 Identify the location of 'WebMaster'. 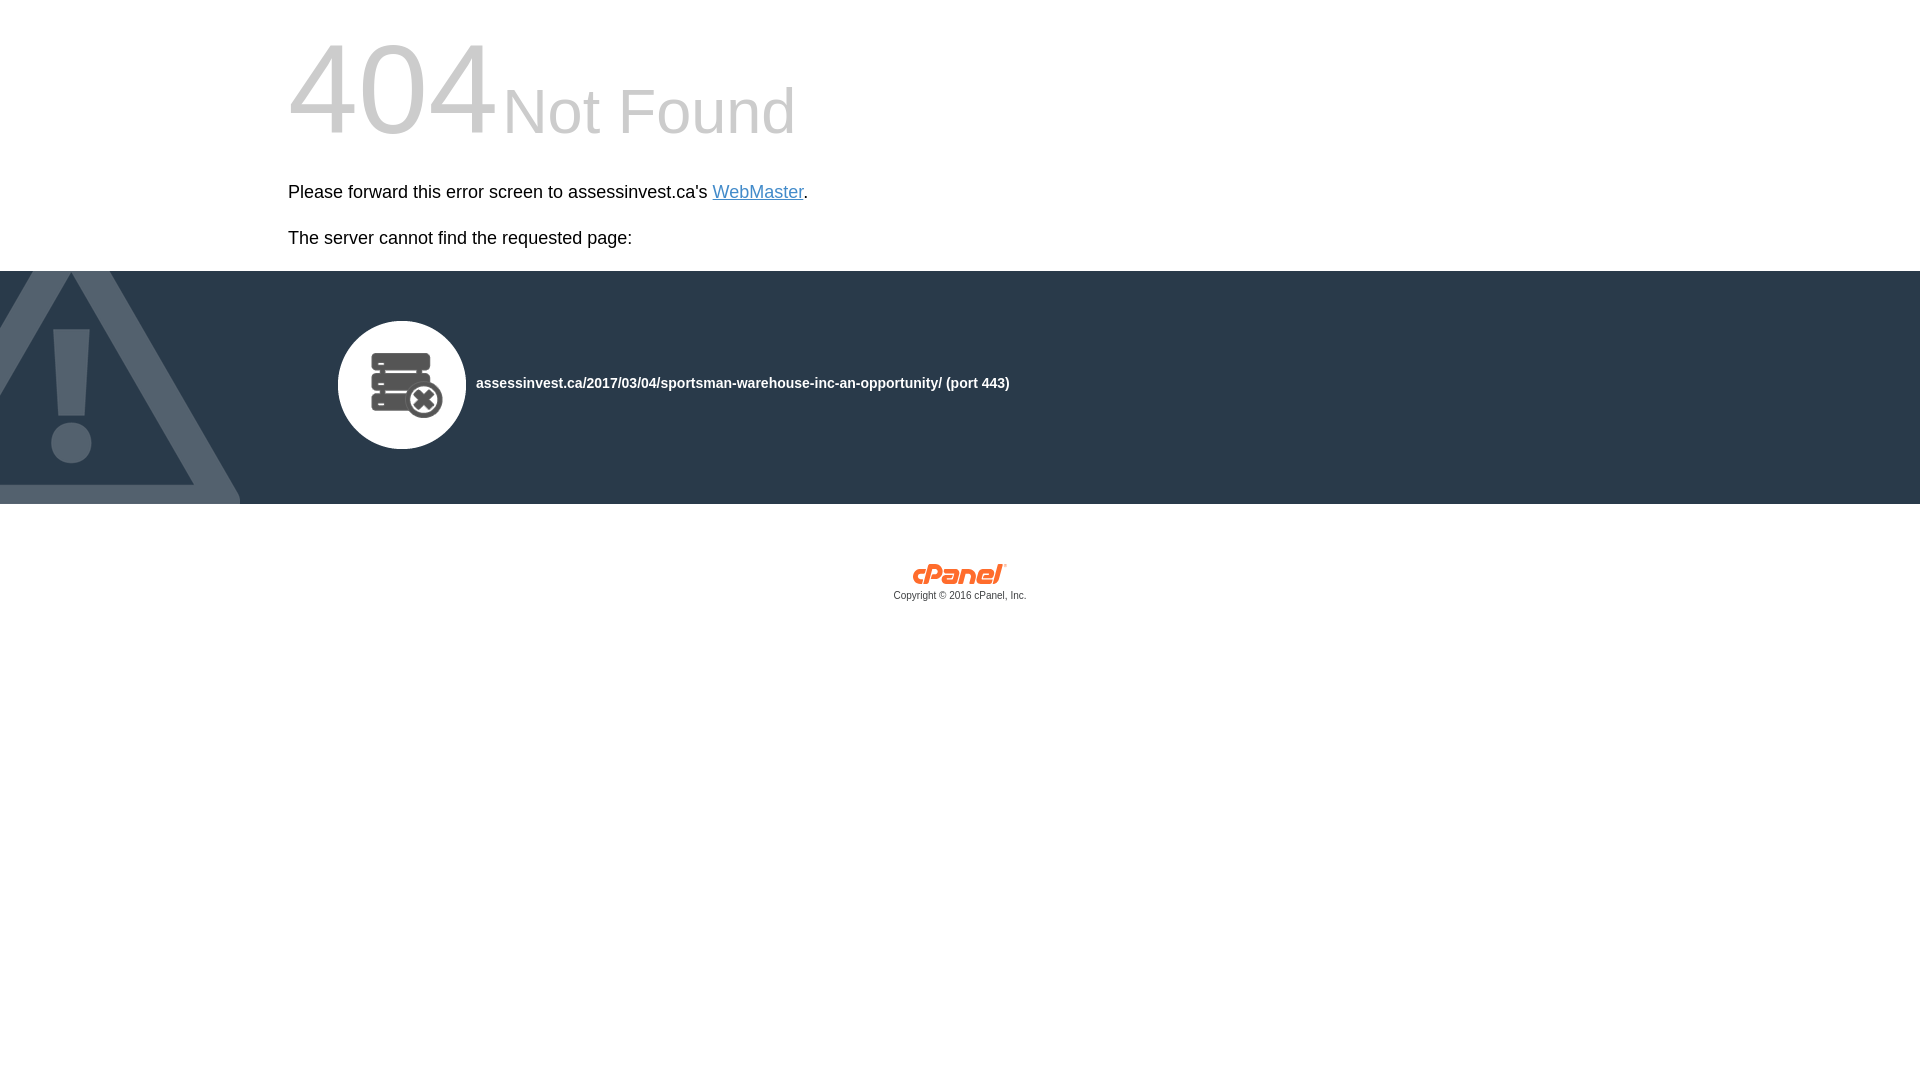
(757, 192).